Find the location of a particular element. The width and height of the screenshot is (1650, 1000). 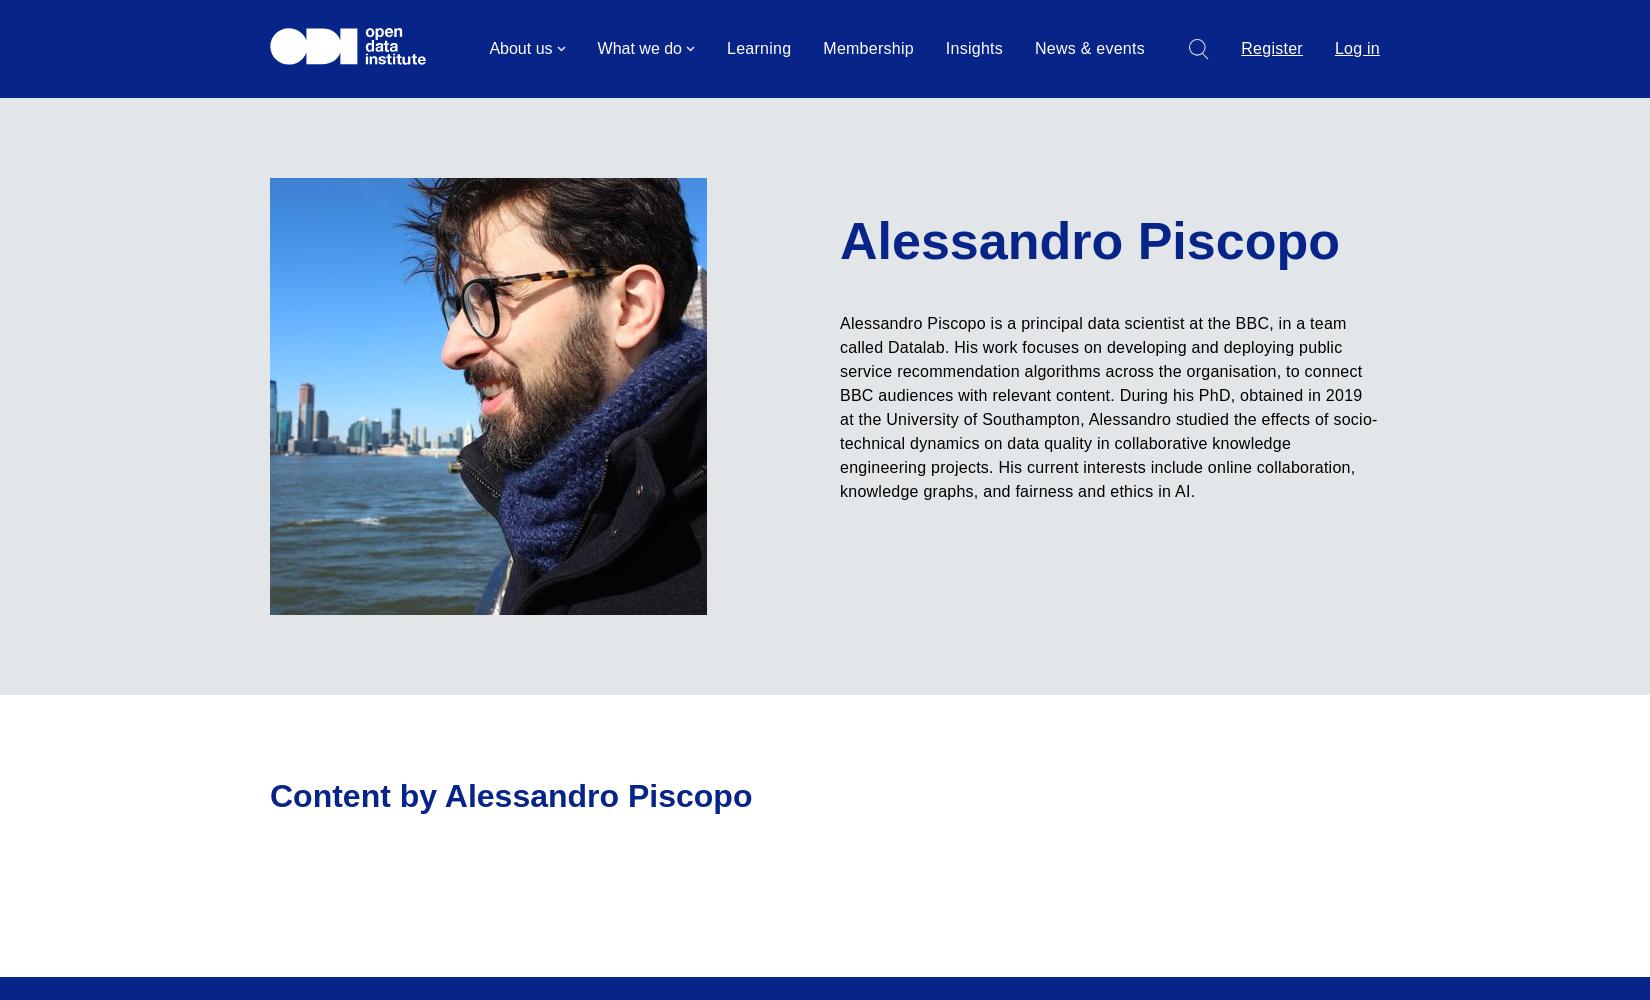

'Alessandro Piscopo' is located at coordinates (1089, 240).